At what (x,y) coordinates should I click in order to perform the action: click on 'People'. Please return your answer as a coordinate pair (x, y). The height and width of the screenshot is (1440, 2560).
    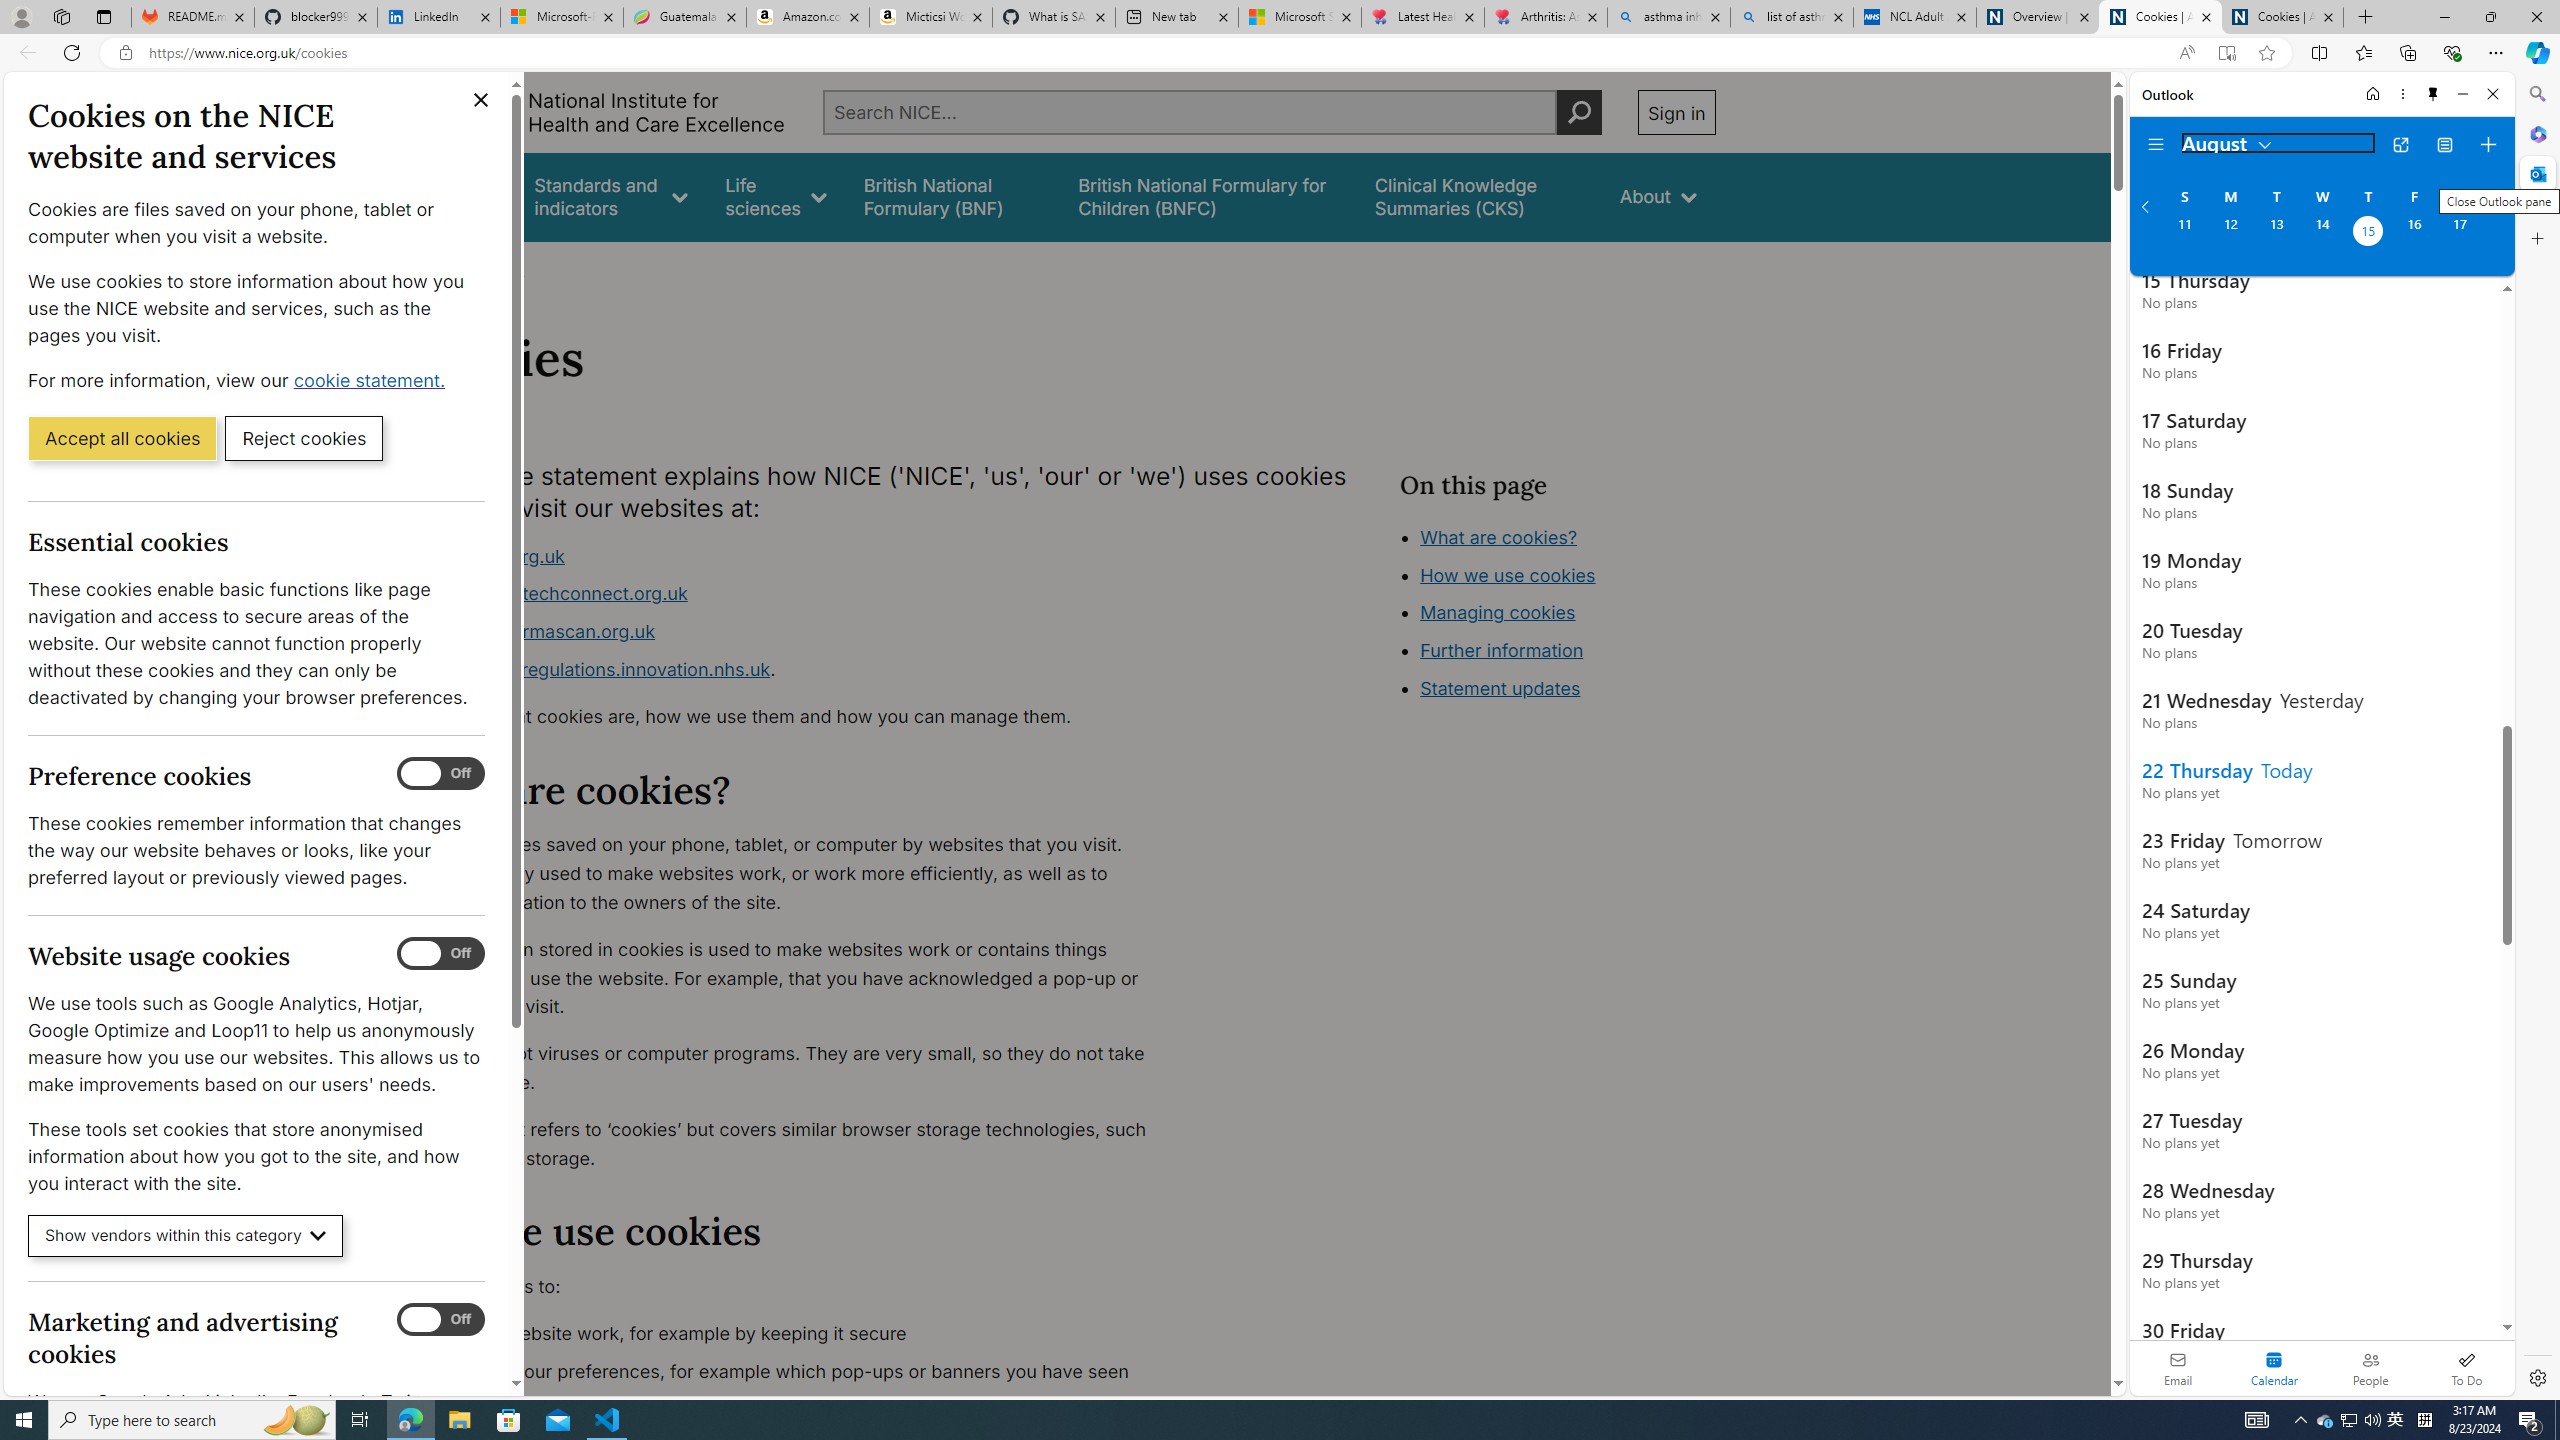
    Looking at the image, I should click on (2369, 1367).